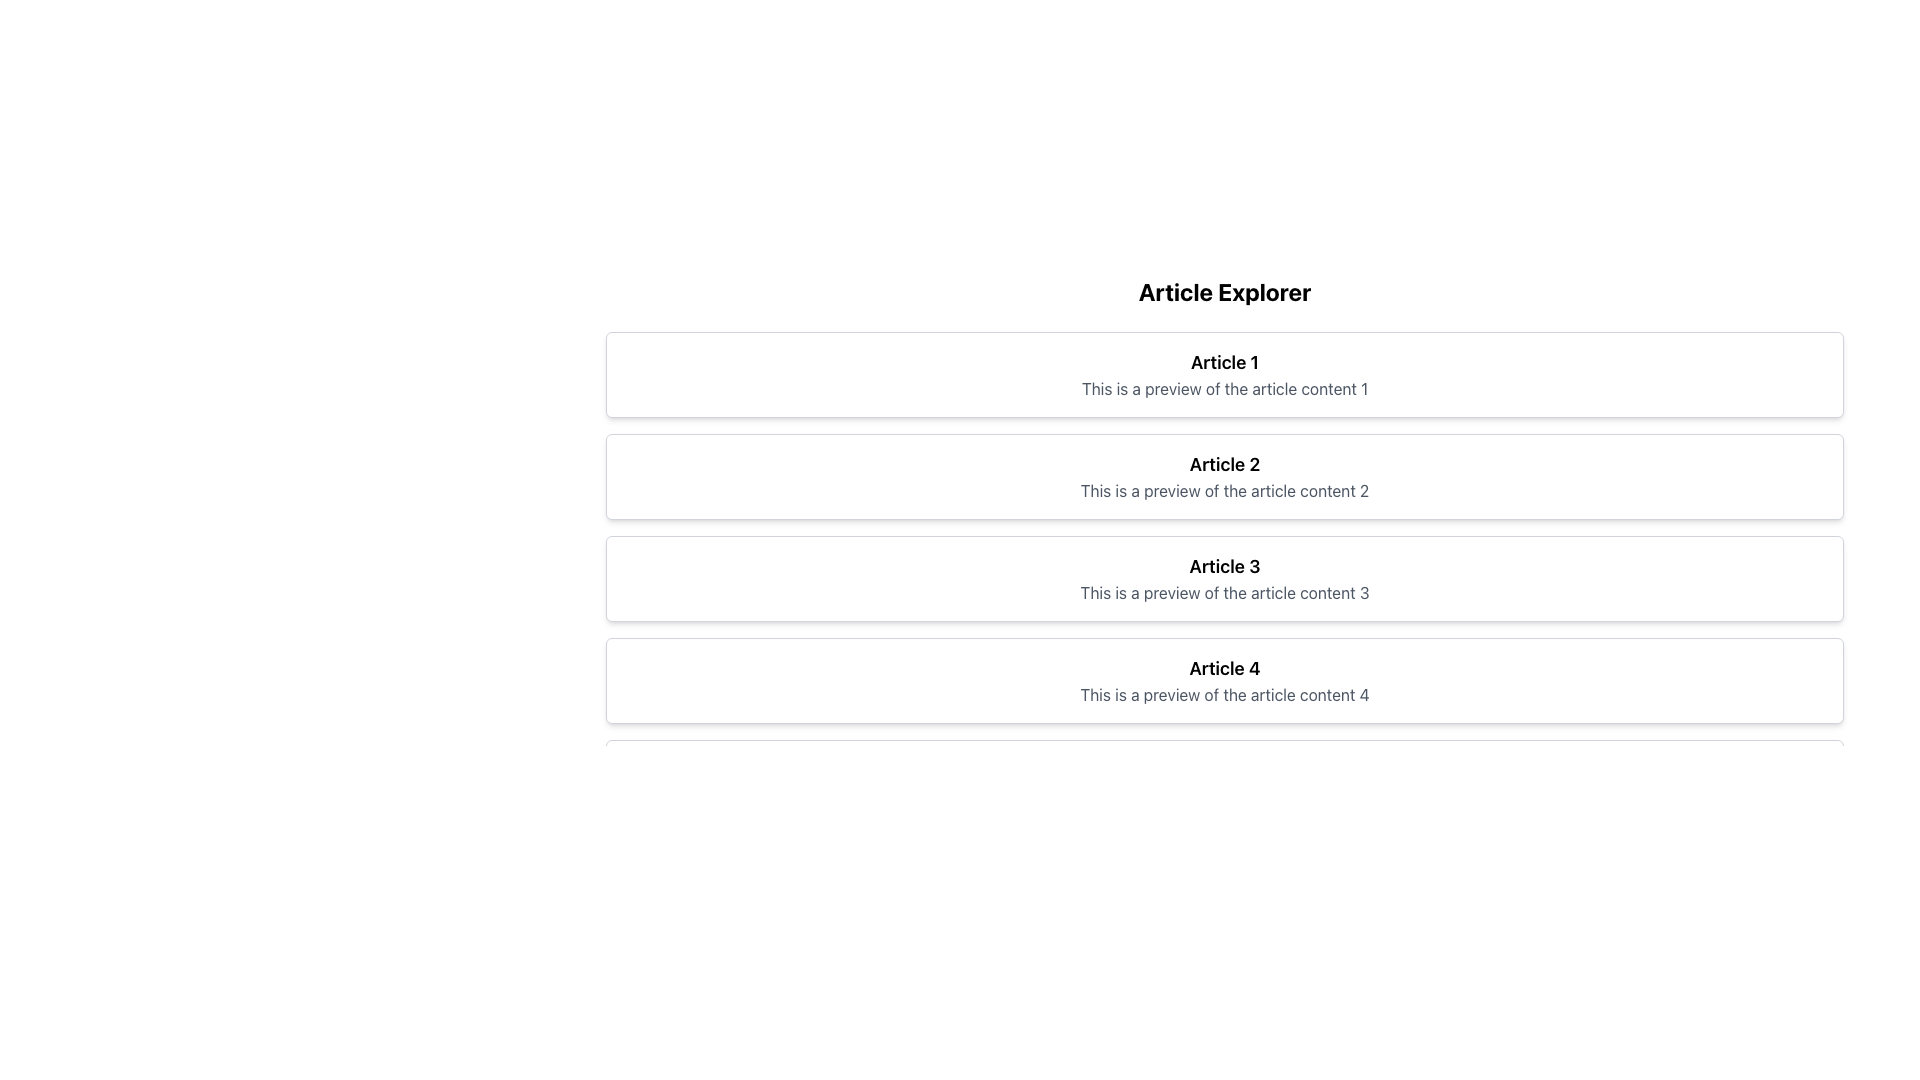  I want to click on the non-interactive text label indicating the title of the fourth article in the list of articles, so click(1223, 668).